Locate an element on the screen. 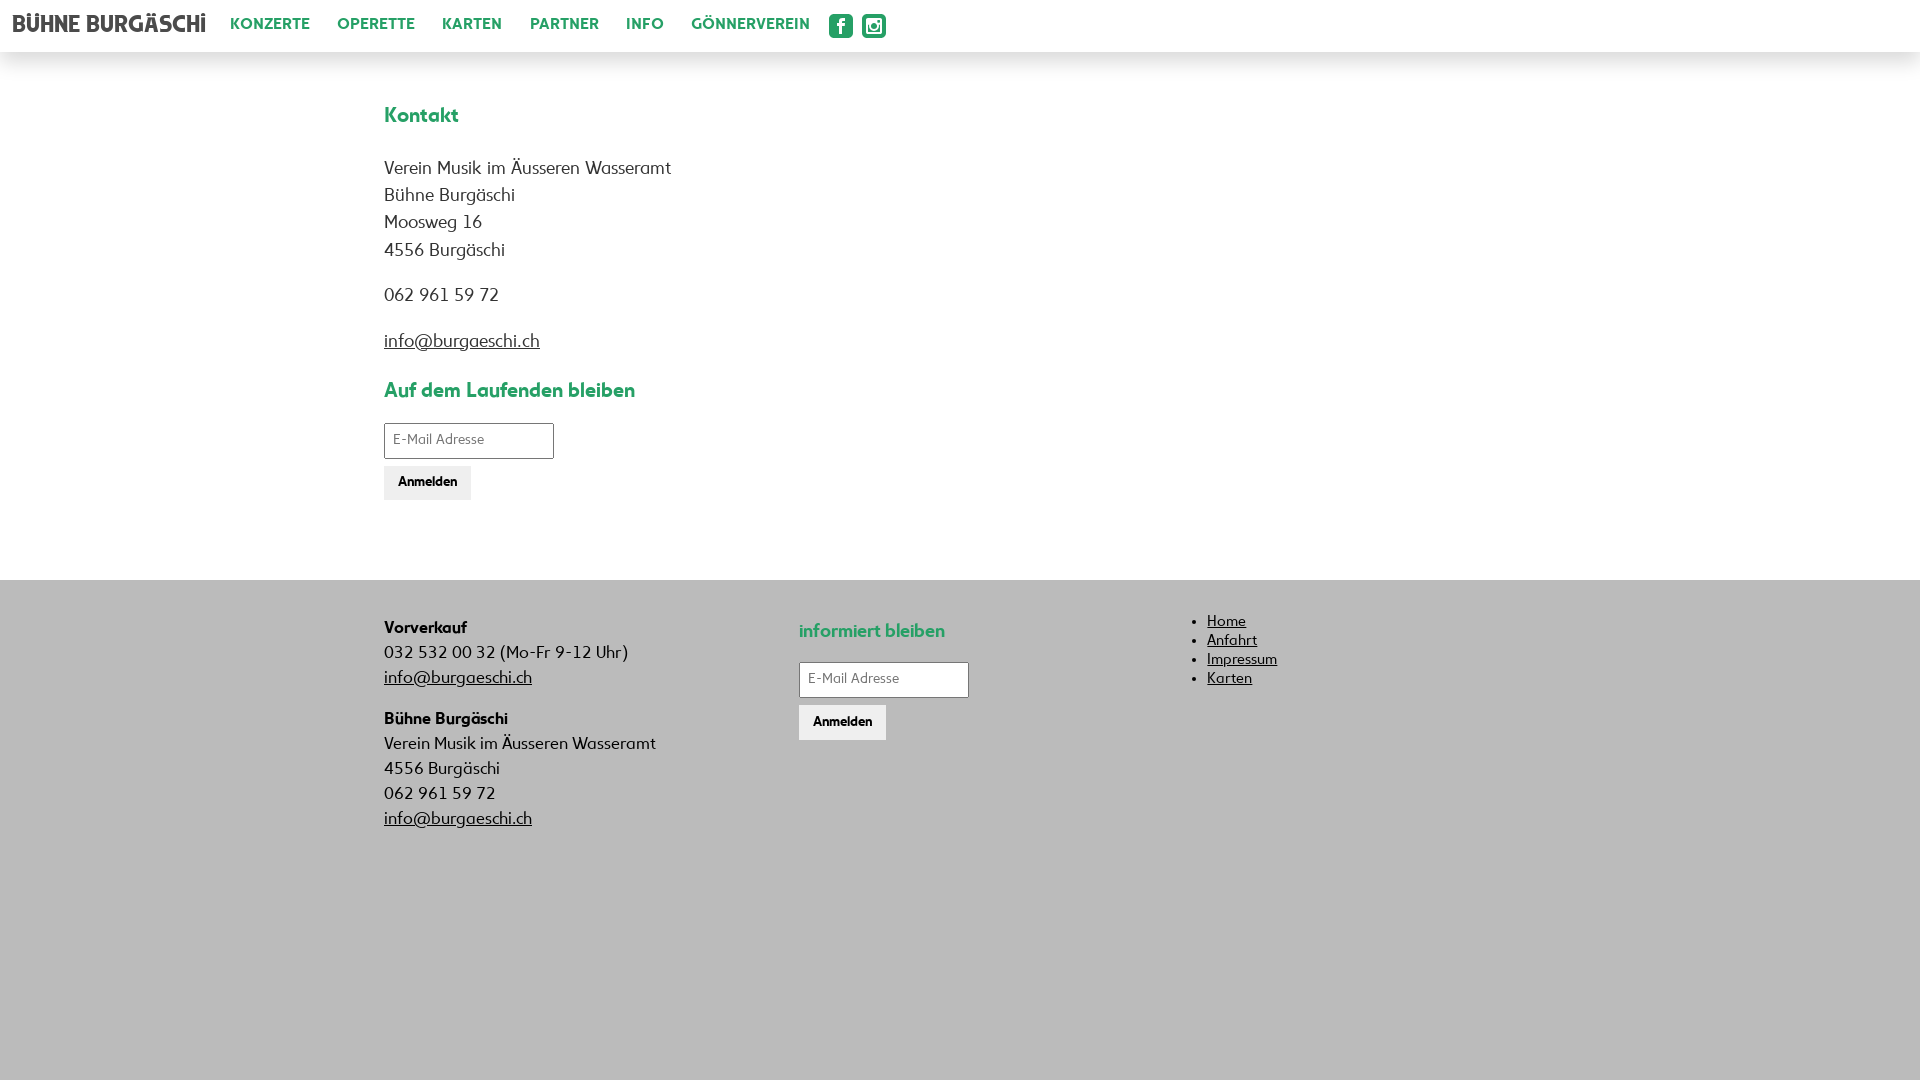  'info@burgaeschi.ch' is located at coordinates (456, 677).